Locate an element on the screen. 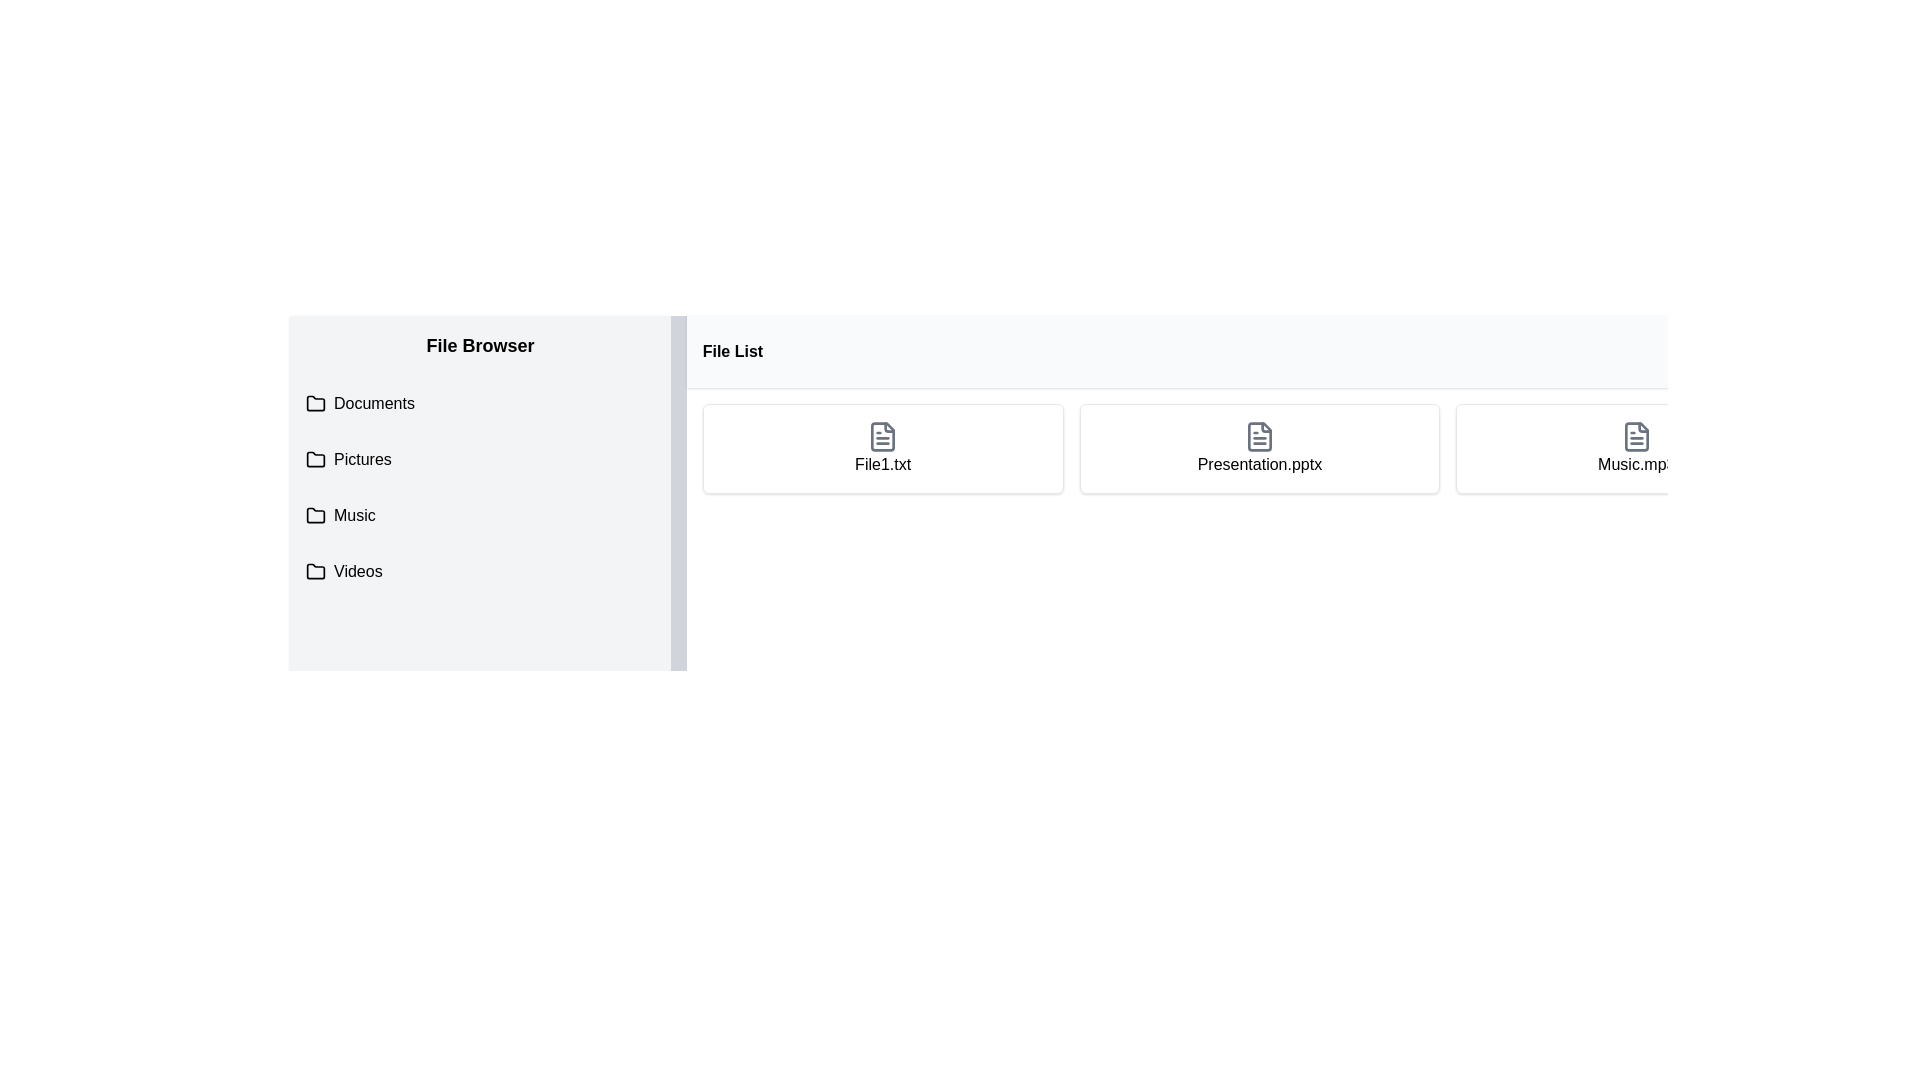 The width and height of the screenshot is (1920, 1080). the document icon with a minimalist design located above the 'Music.mp3' text label in the file list section is located at coordinates (1636, 435).